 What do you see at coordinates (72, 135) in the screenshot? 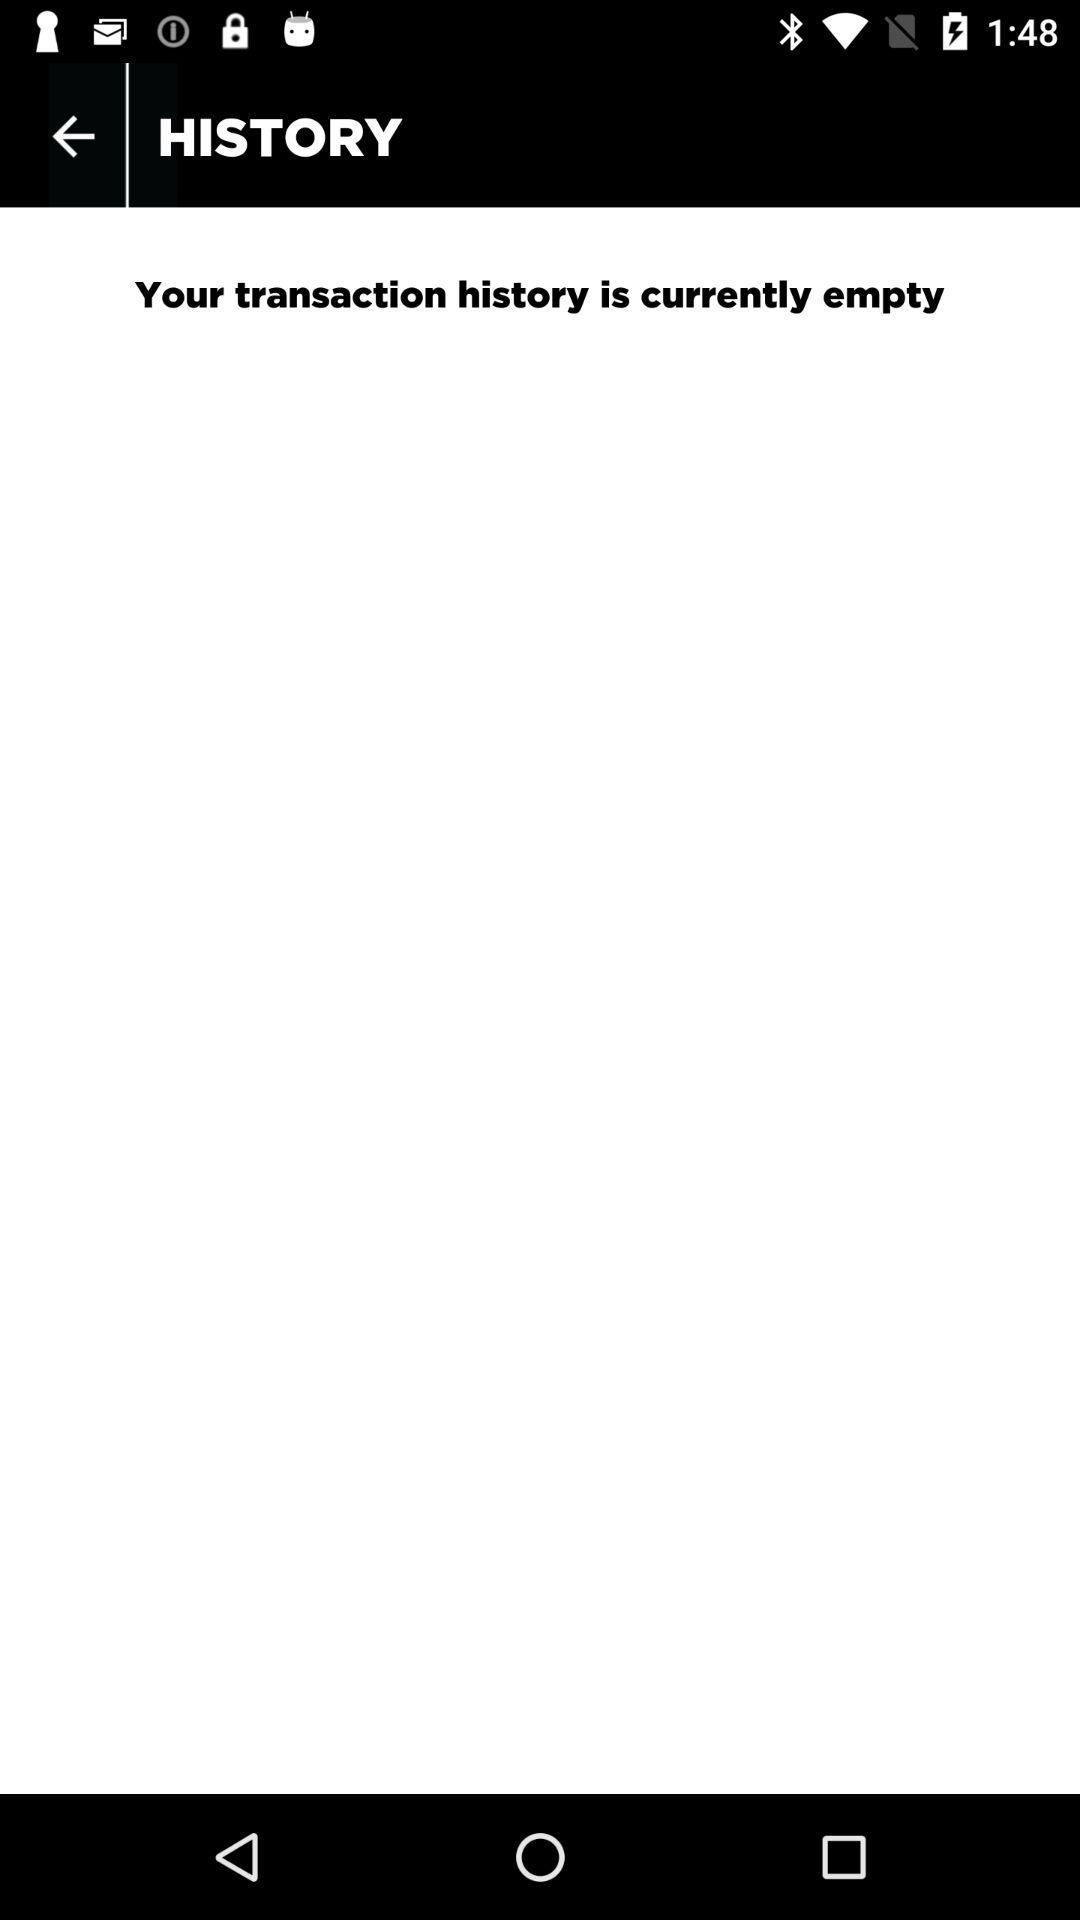
I see `the icon next to the history app` at bounding box center [72, 135].